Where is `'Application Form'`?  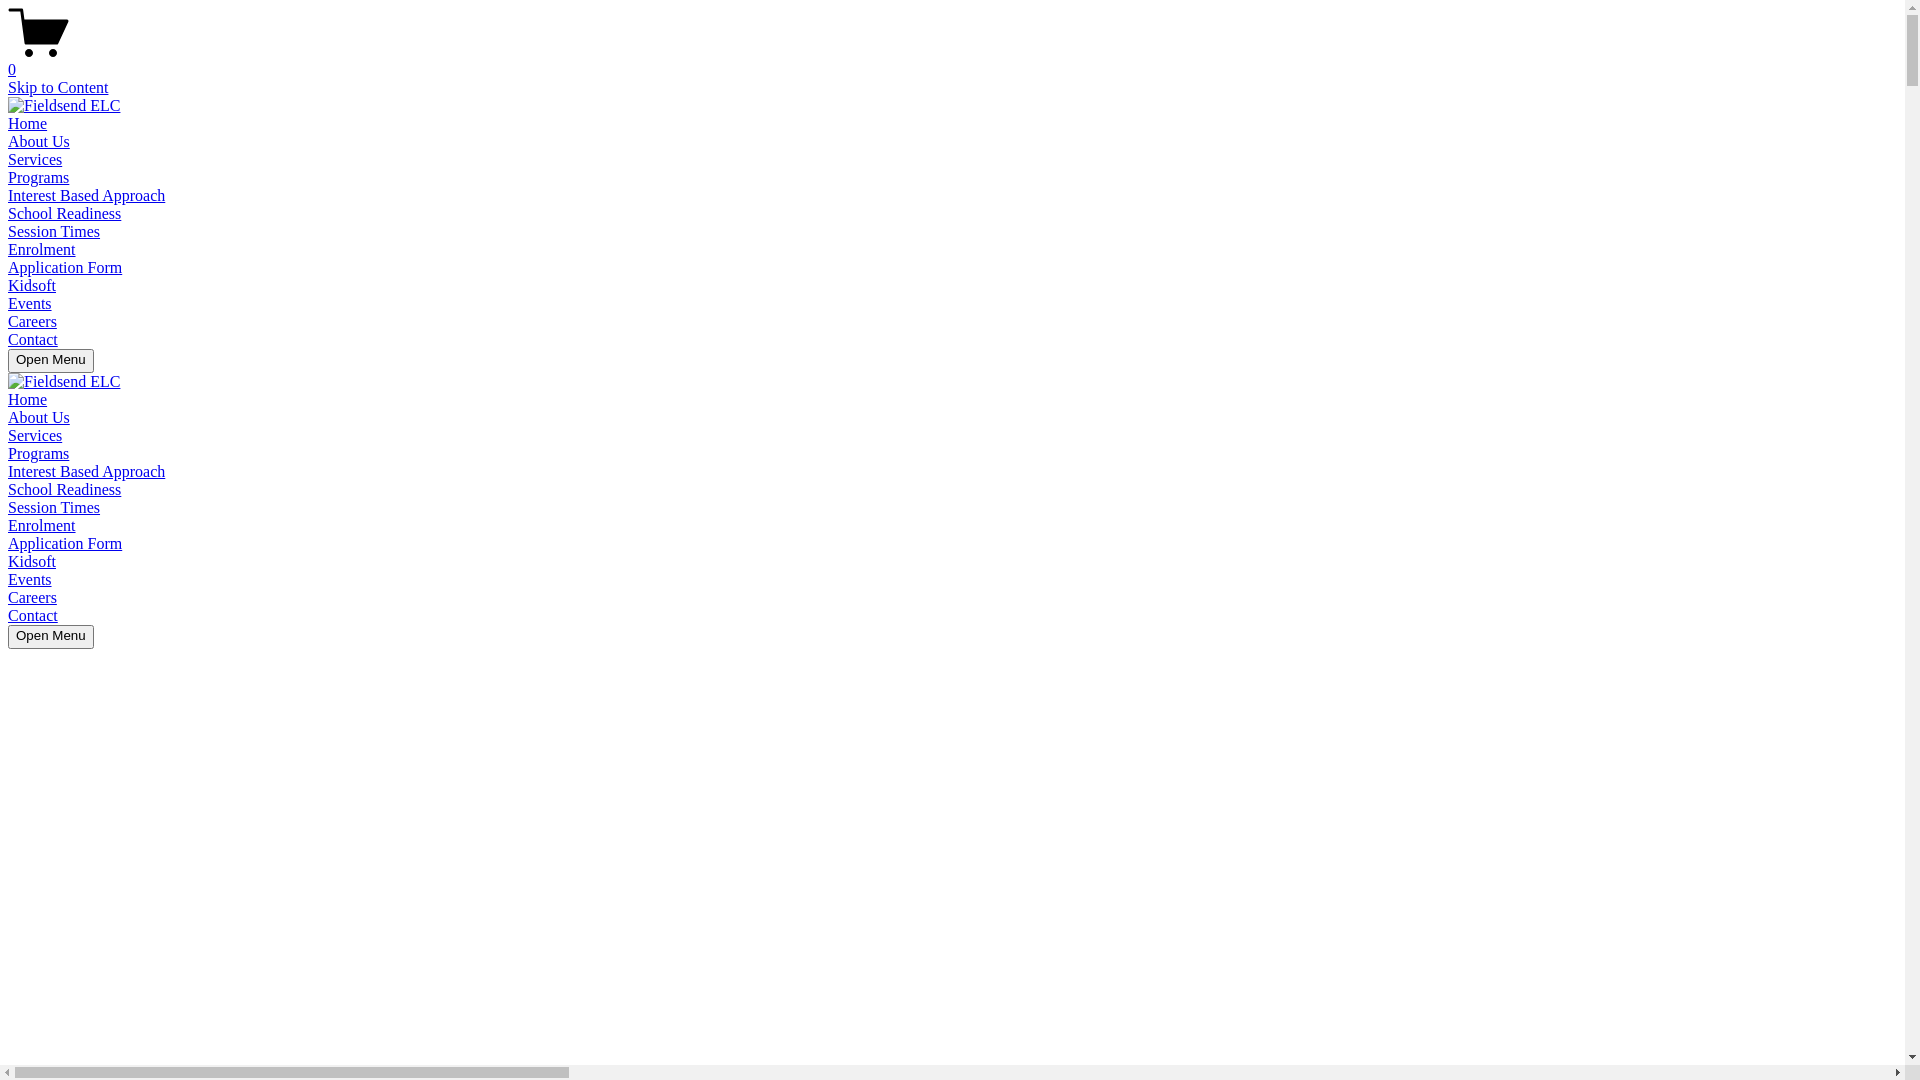 'Application Form' is located at coordinates (8, 543).